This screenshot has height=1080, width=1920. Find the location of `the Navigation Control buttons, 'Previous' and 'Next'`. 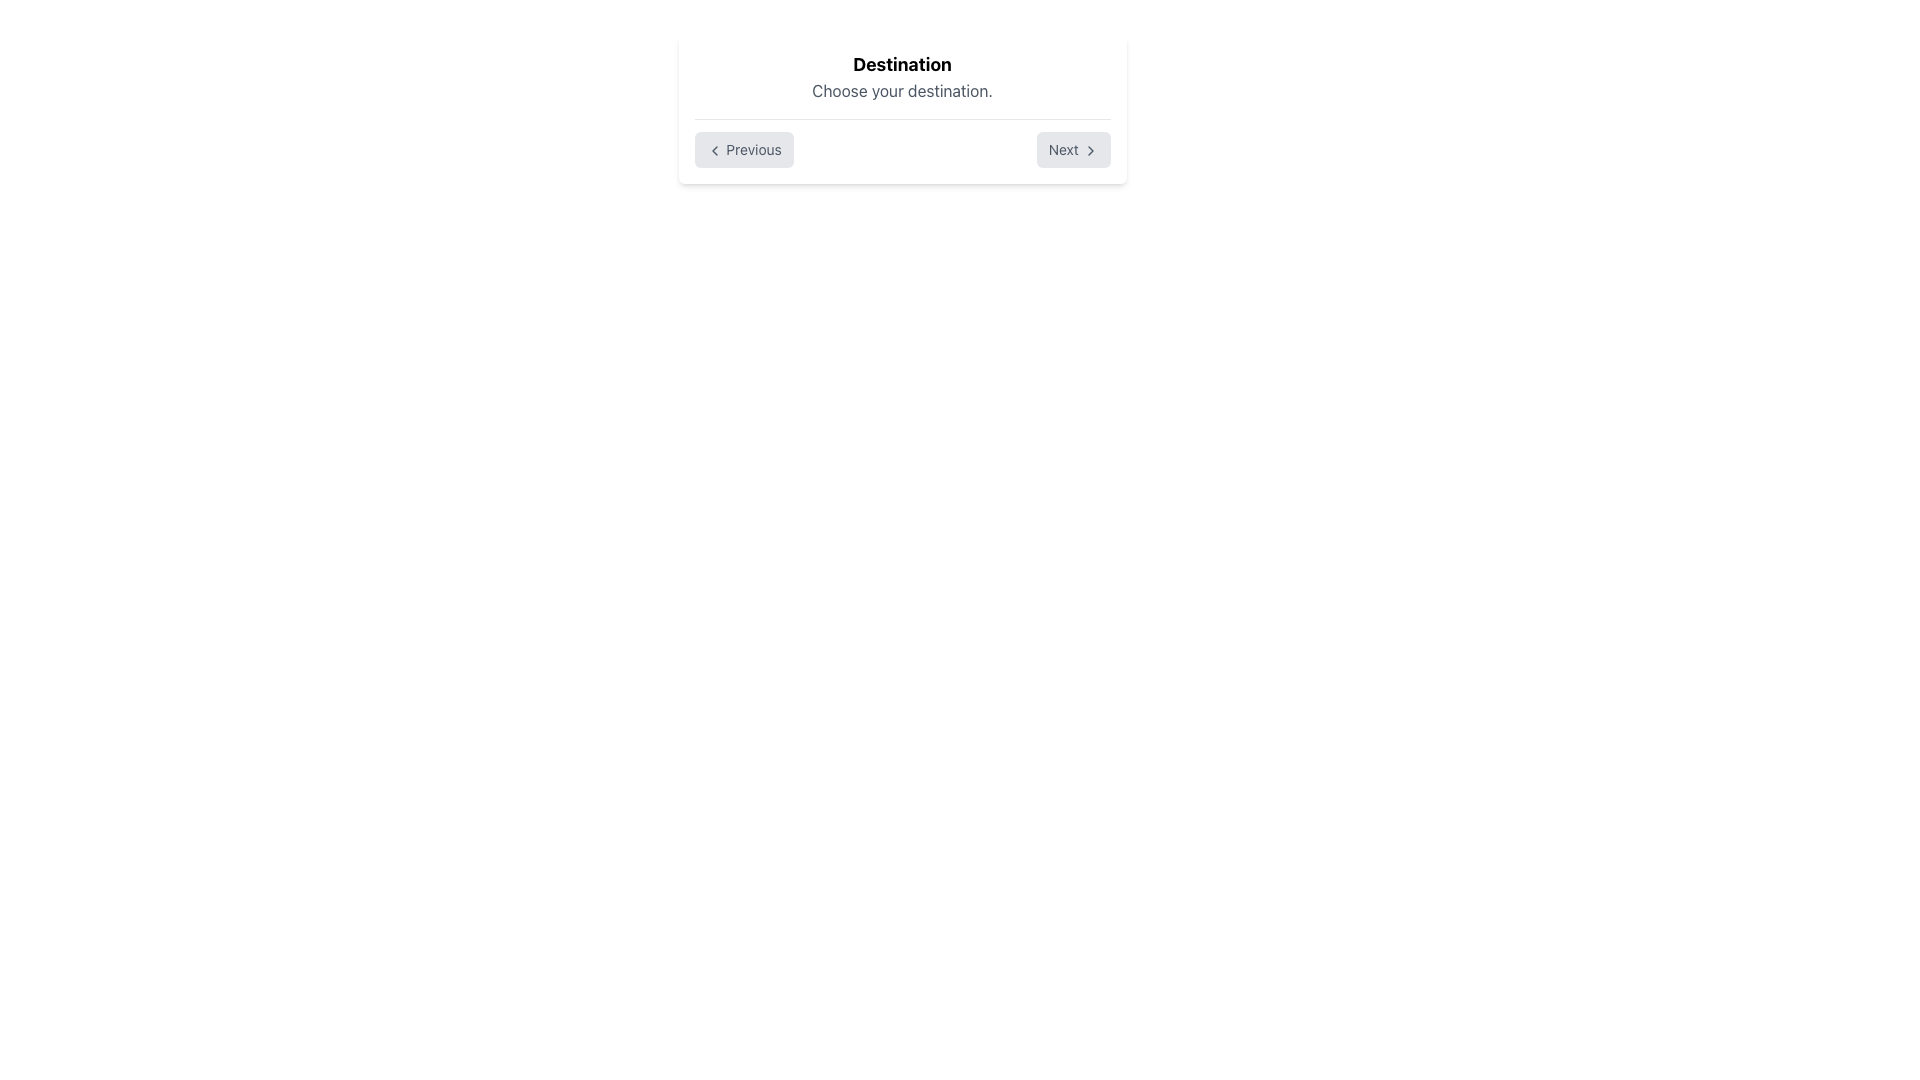

the Navigation Control buttons, 'Previous' and 'Next' is located at coordinates (901, 149).